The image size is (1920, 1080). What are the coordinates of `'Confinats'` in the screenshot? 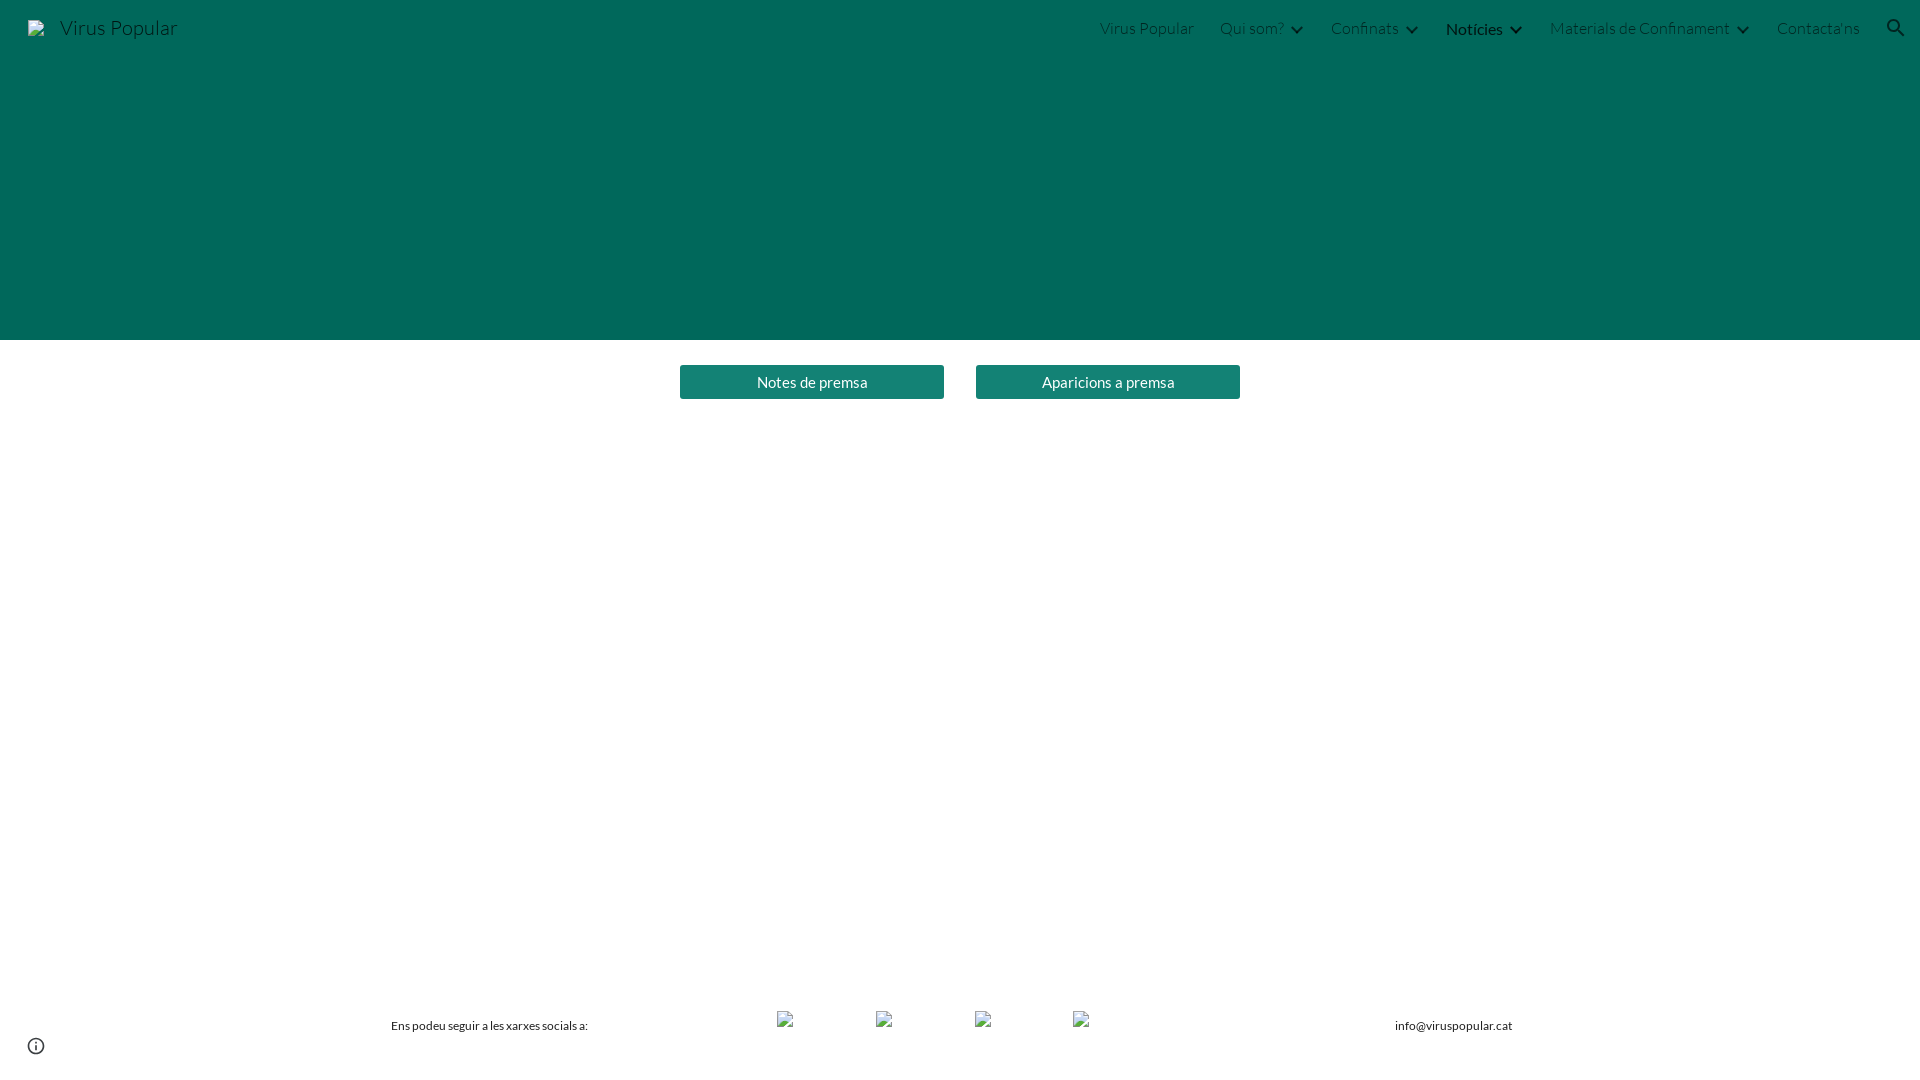 It's located at (1330, 27).